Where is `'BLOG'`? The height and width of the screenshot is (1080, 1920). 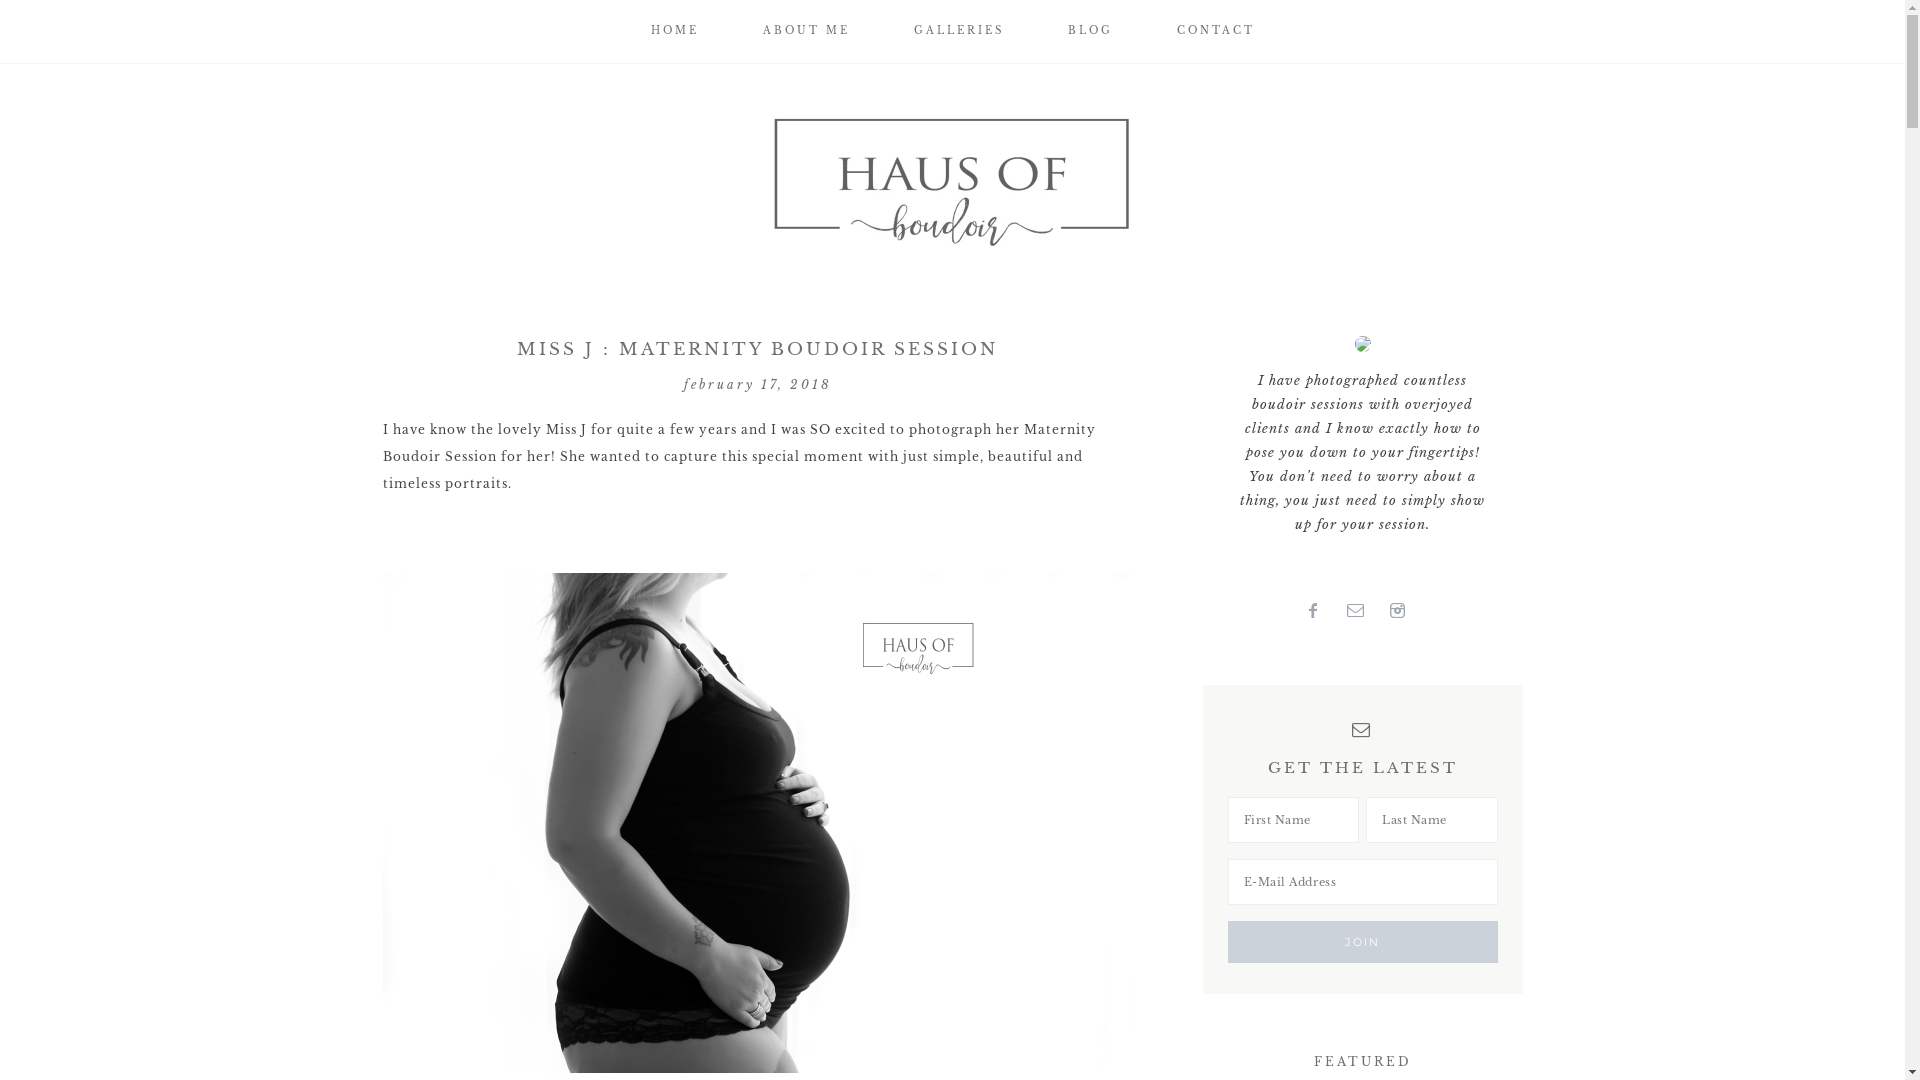 'BLOG' is located at coordinates (1037, 31).